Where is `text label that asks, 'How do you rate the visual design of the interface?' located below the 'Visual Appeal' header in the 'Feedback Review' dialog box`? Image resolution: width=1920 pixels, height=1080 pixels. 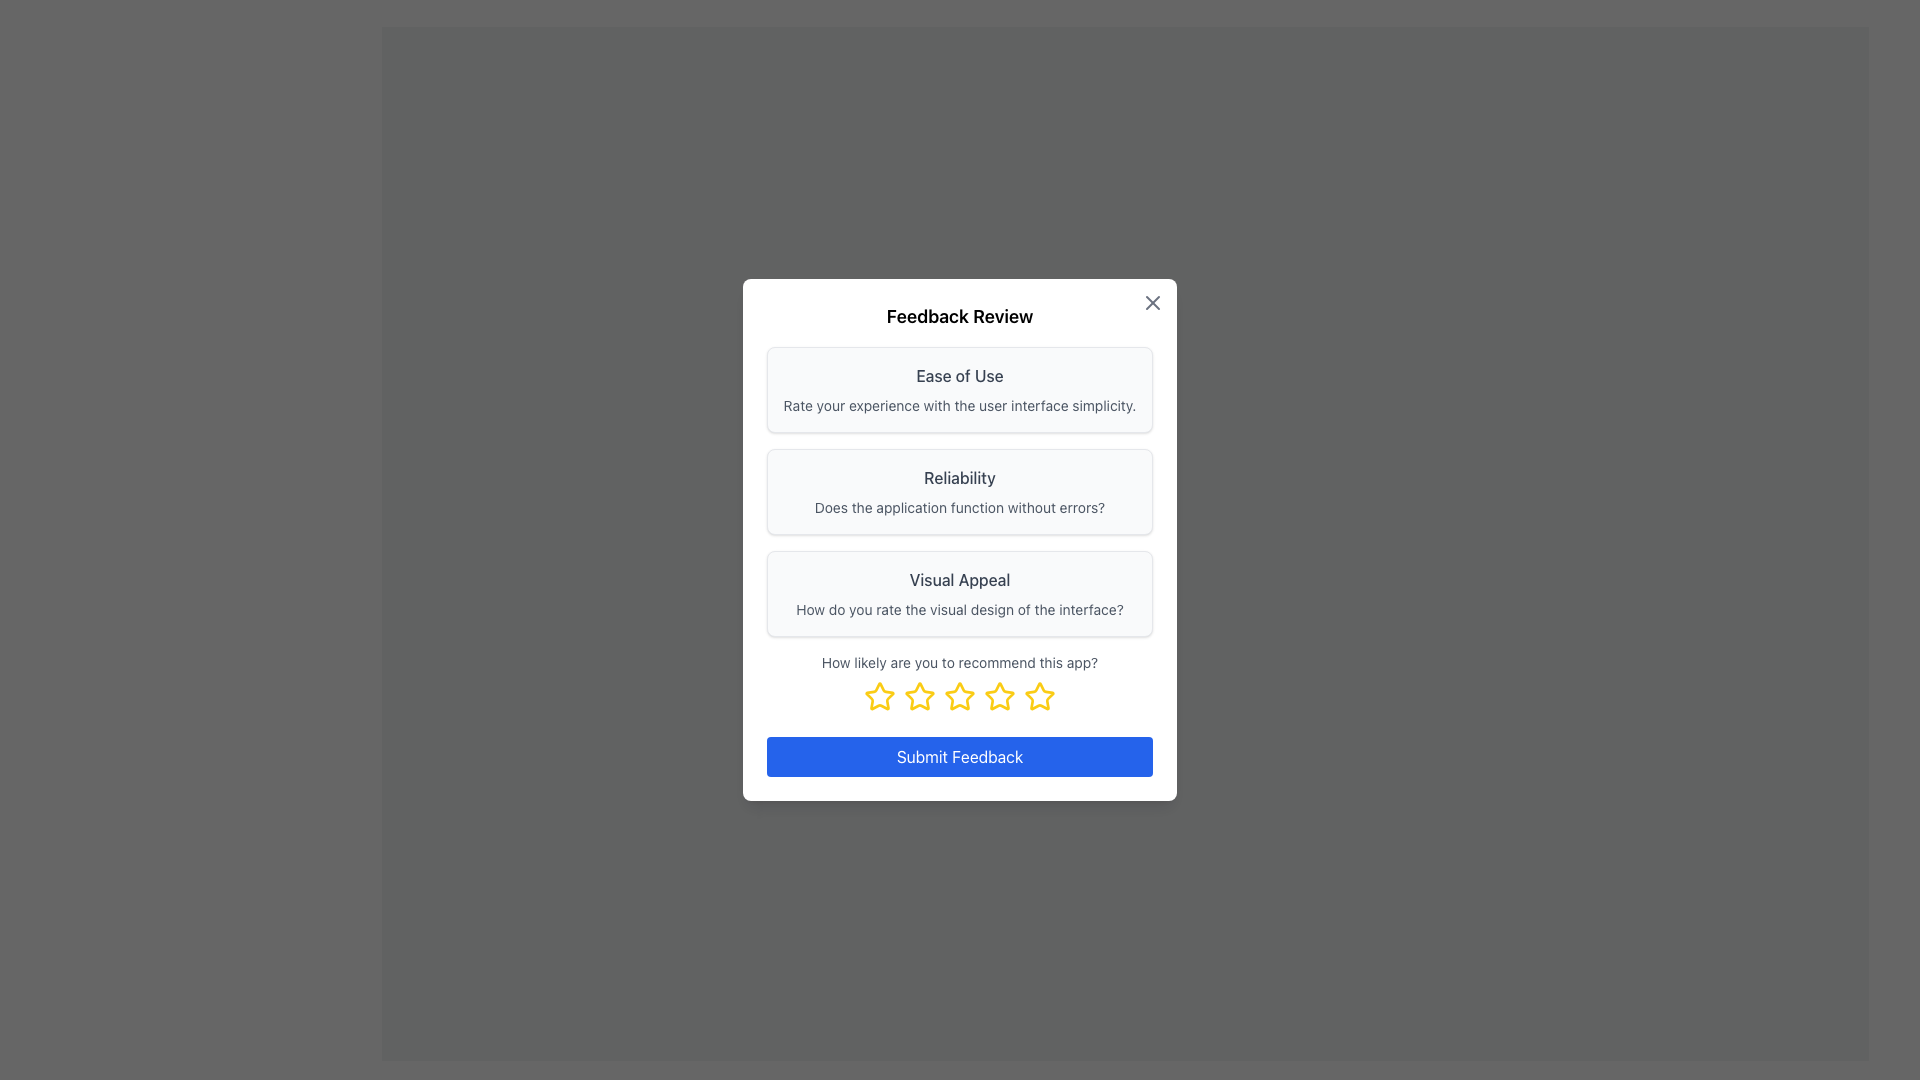 text label that asks, 'How do you rate the visual design of the interface?' located below the 'Visual Appeal' header in the 'Feedback Review' dialog box is located at coordinates (960, 608).